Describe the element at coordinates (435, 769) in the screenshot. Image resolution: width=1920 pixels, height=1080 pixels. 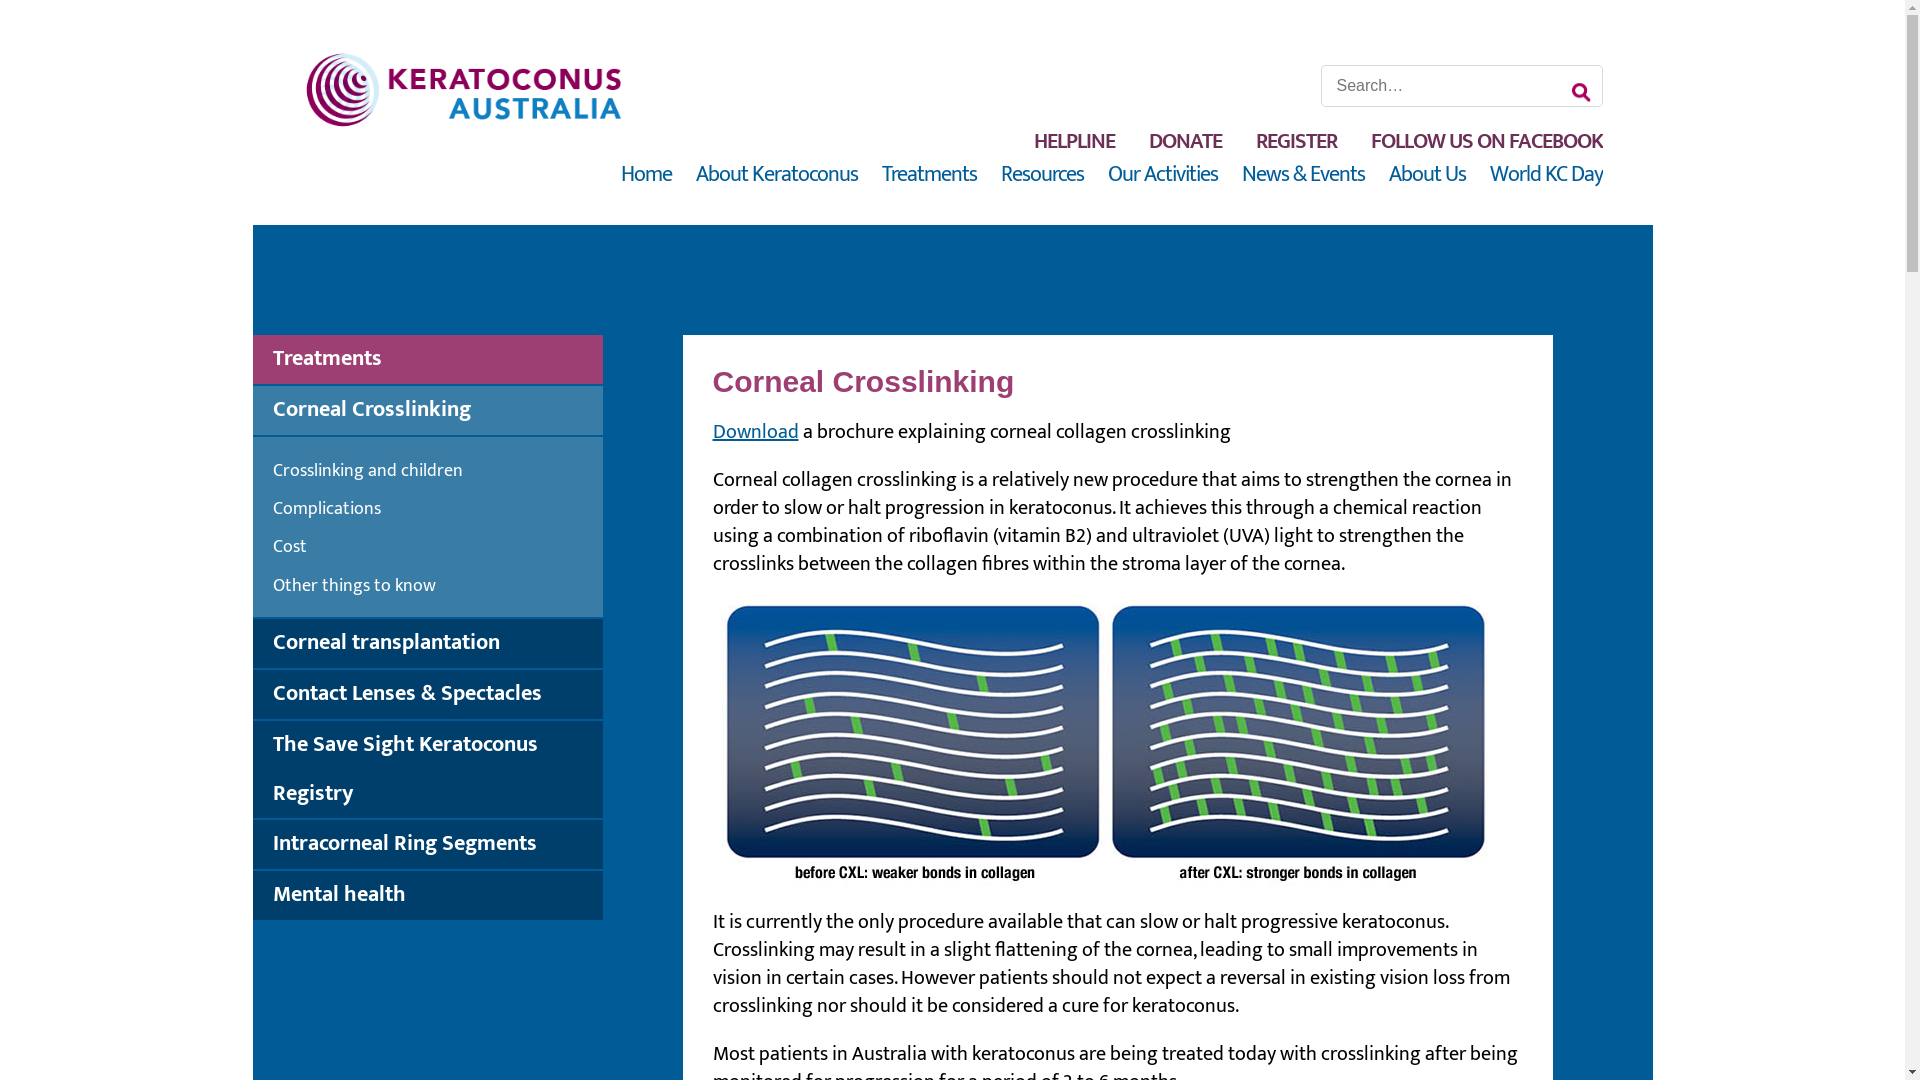
I see `'The Save Sight Keratoconus Registry'` at that location.